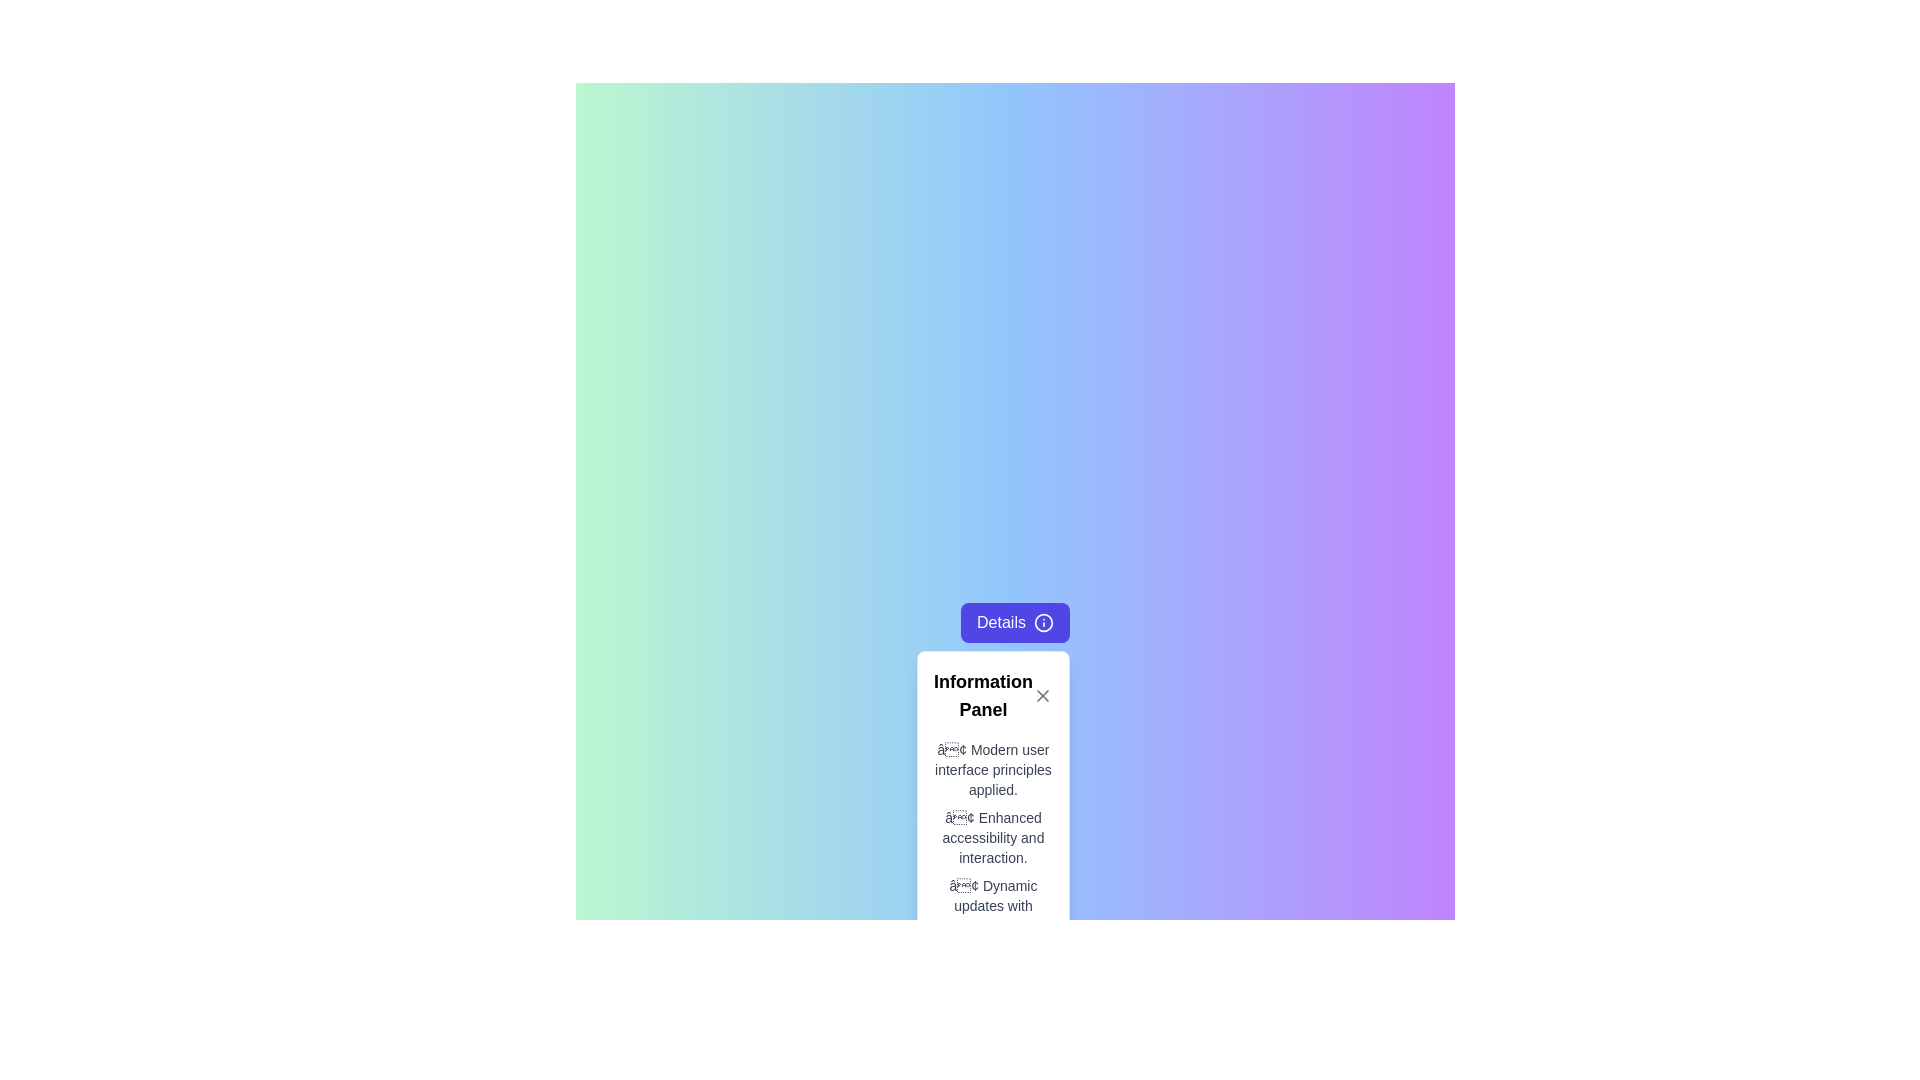  Describe the element at coordinates (1041, 694) in the screenshot. I see `the 'X' icon button in the top-right corner of the Information Panel` at that location.